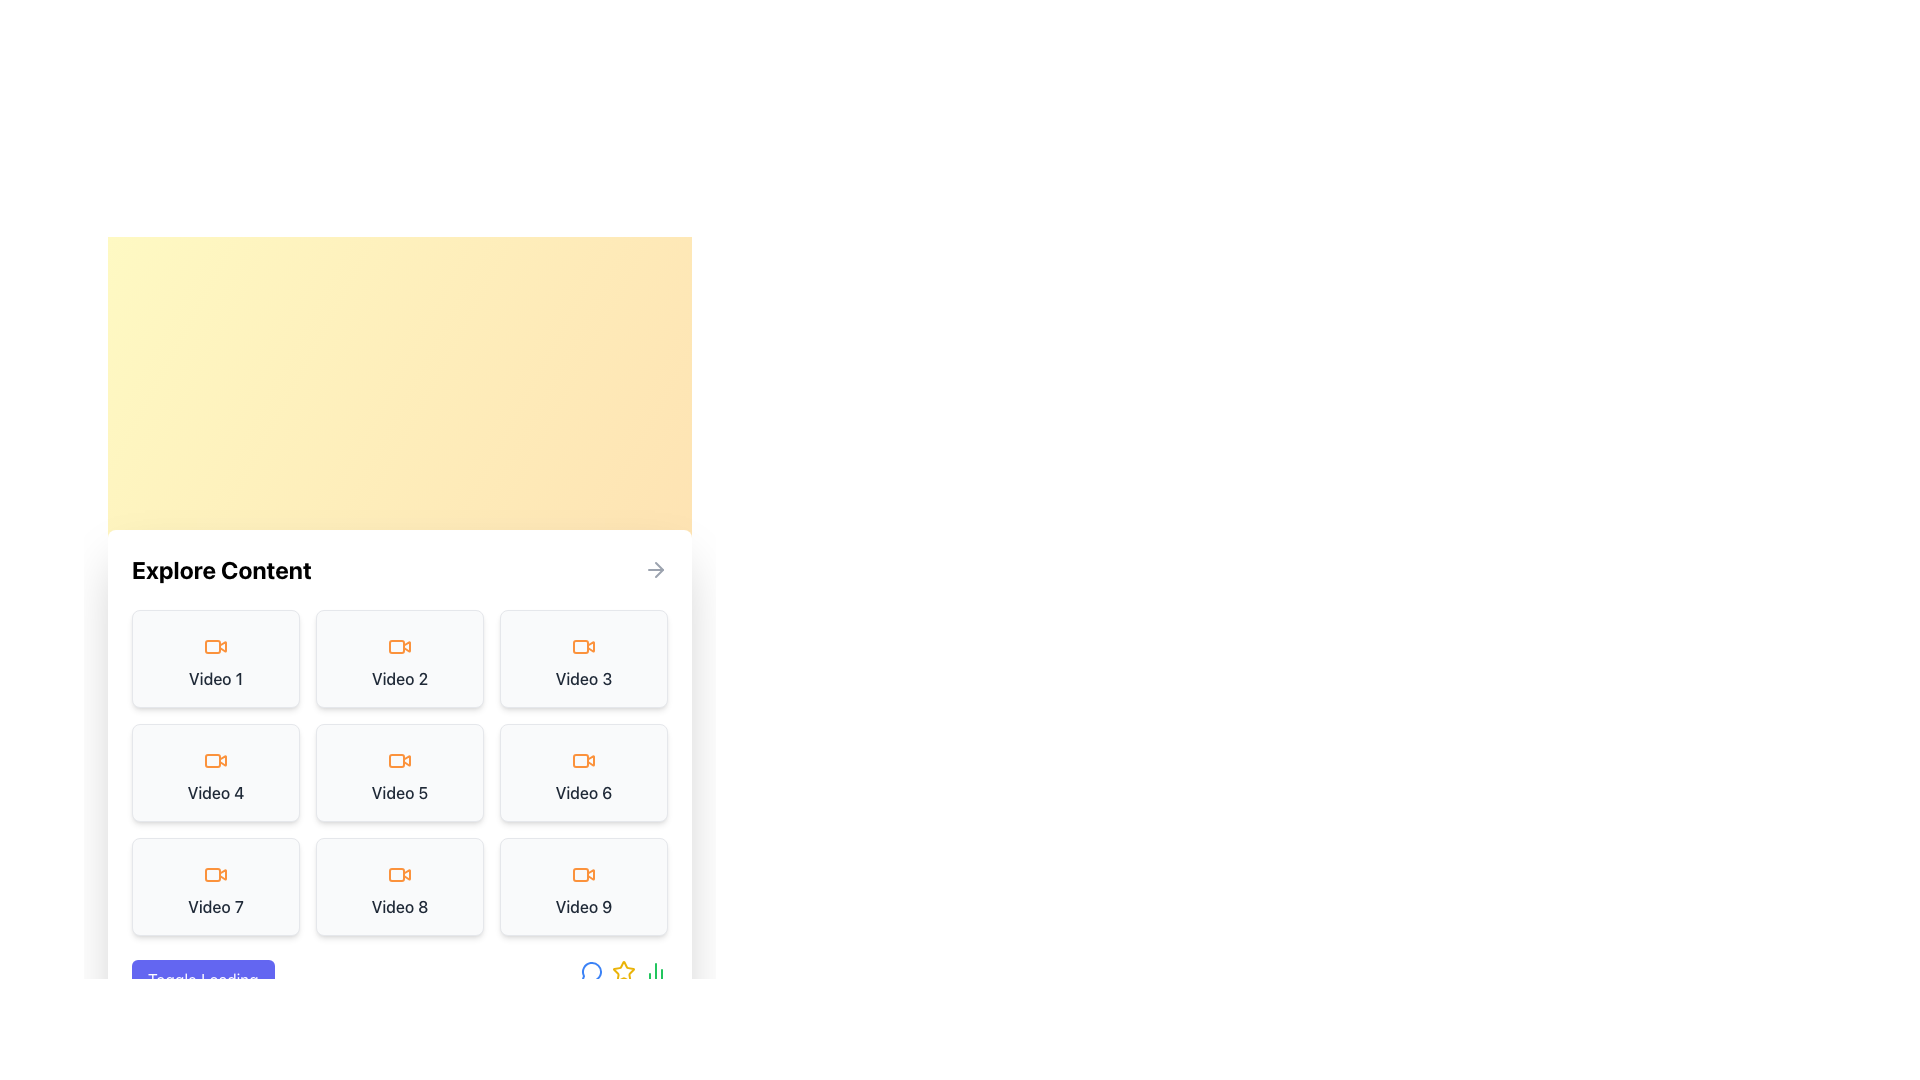 This screenshot has height=1080, width=1920. I want to click on the 'Video 4' icon, so click(216, 760).